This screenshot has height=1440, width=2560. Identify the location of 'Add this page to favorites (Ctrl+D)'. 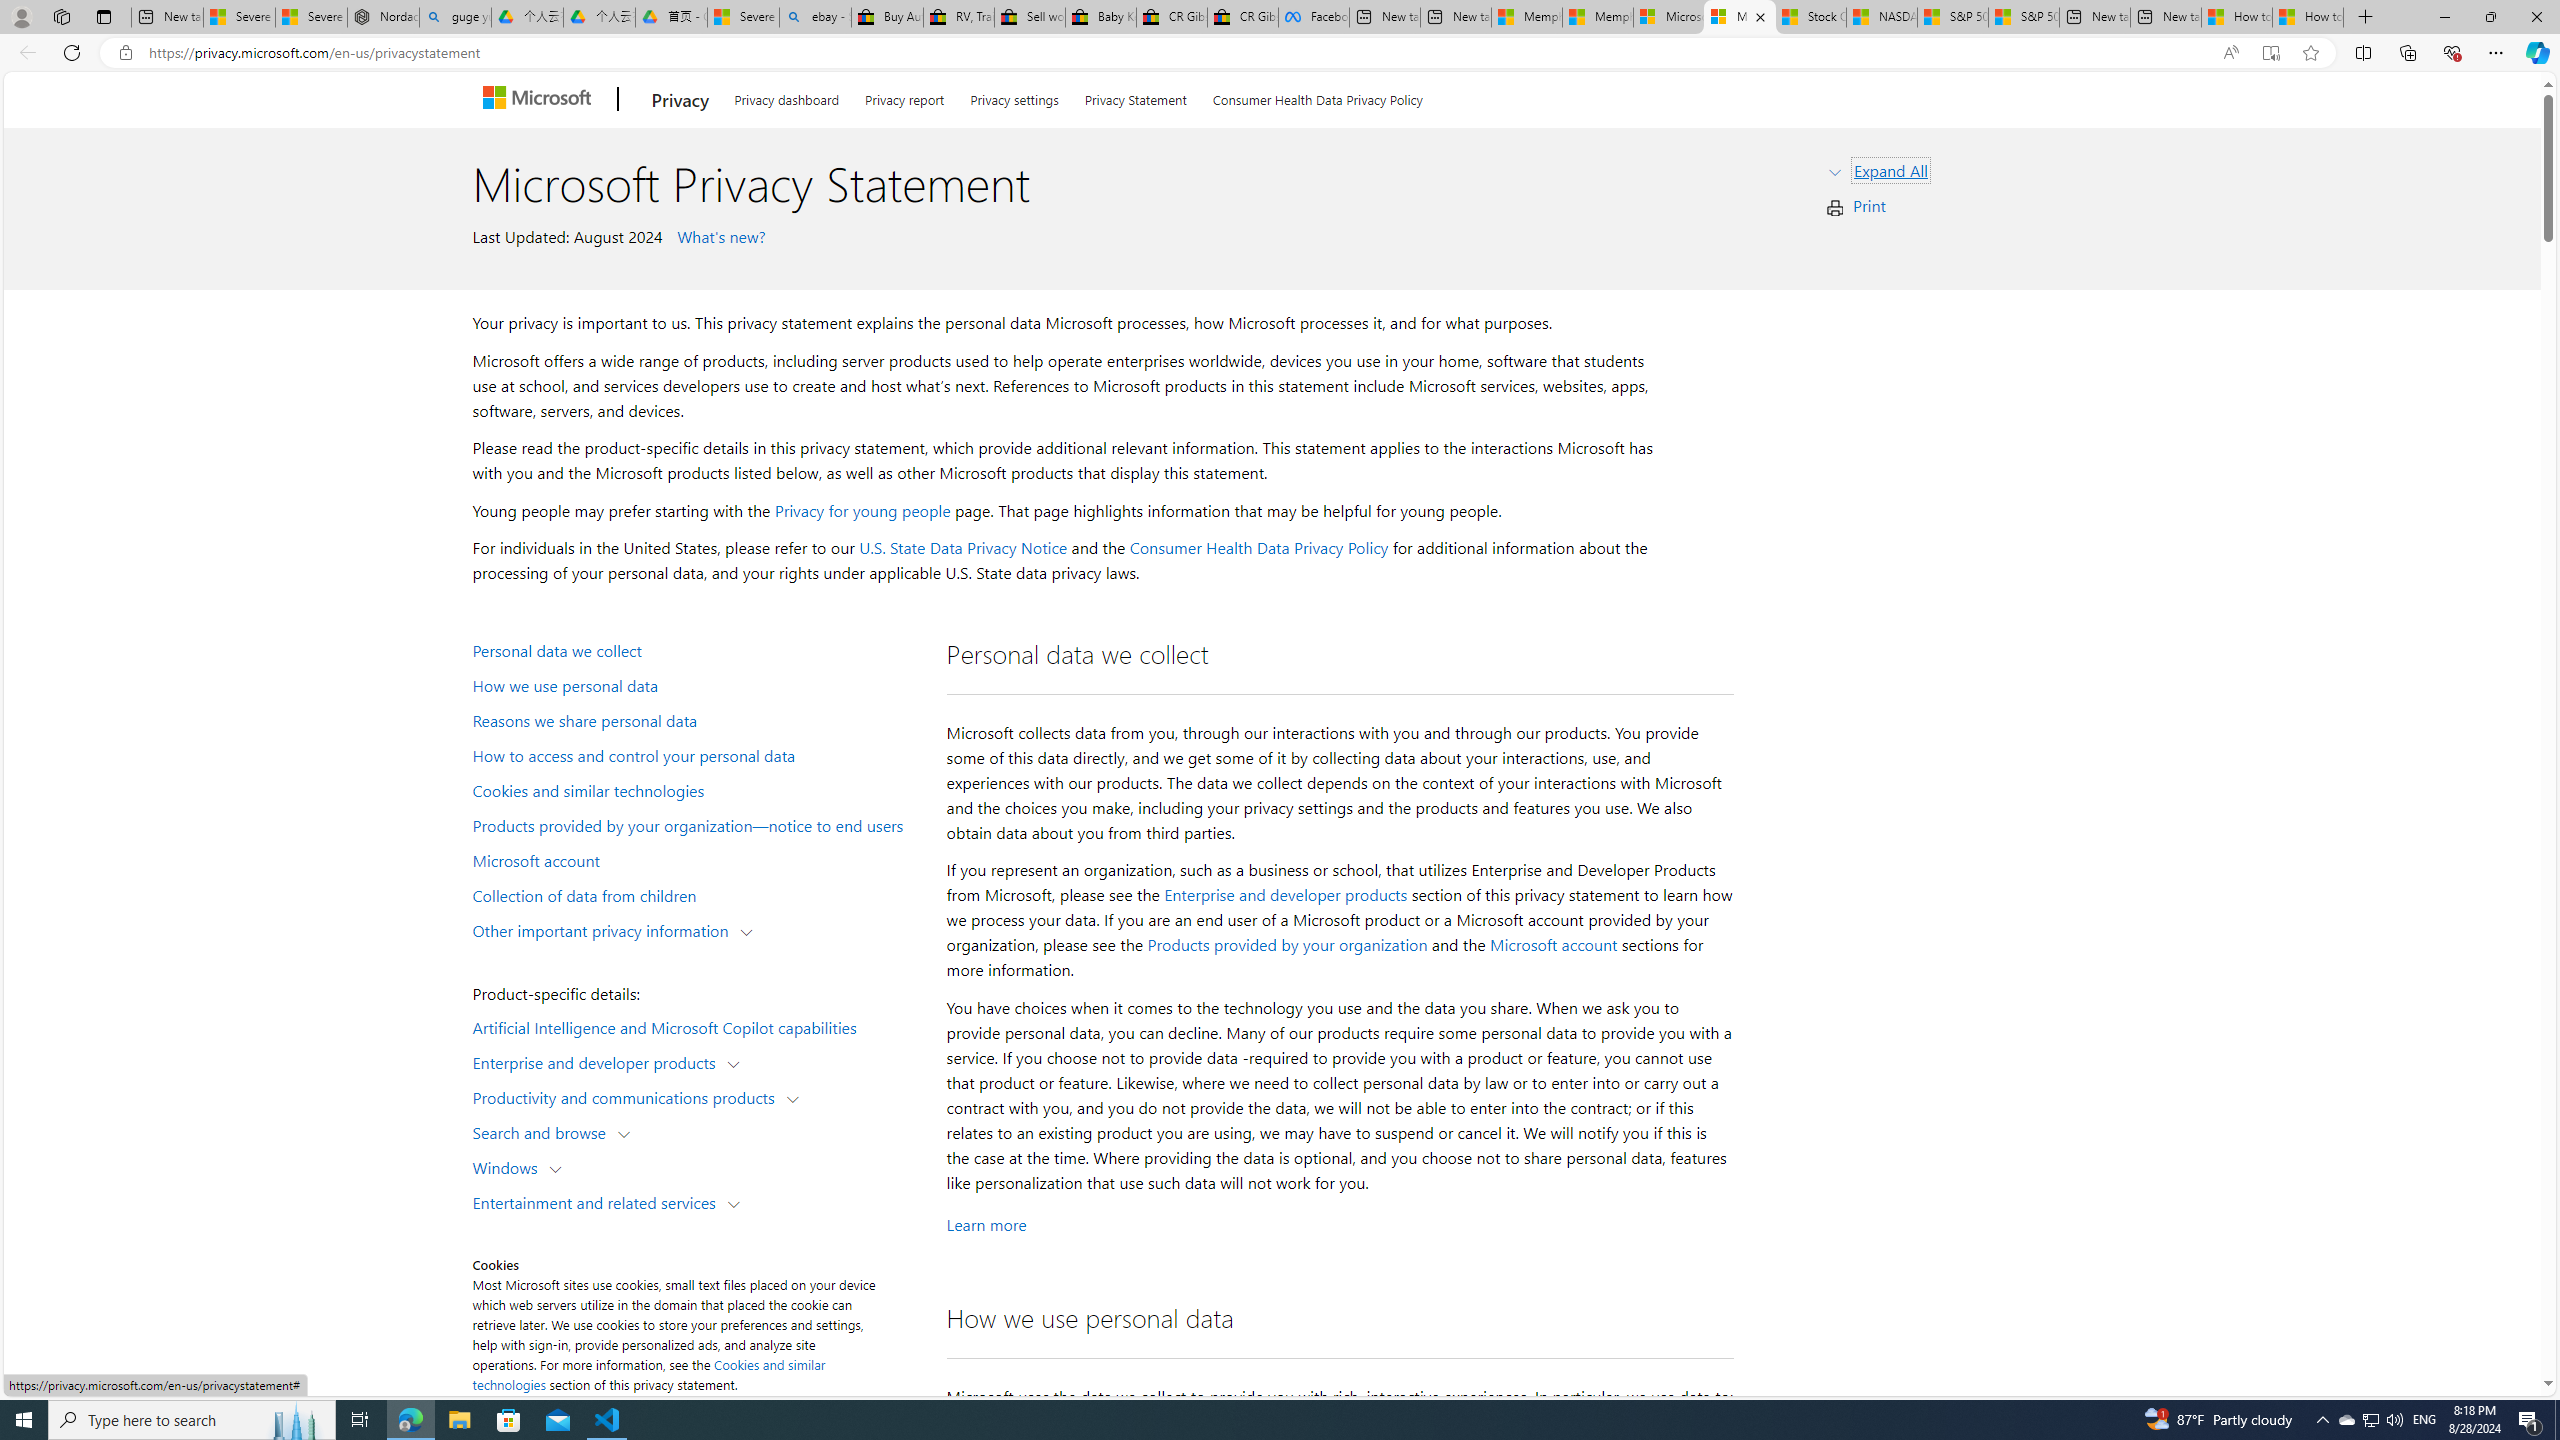
(2311, 53).